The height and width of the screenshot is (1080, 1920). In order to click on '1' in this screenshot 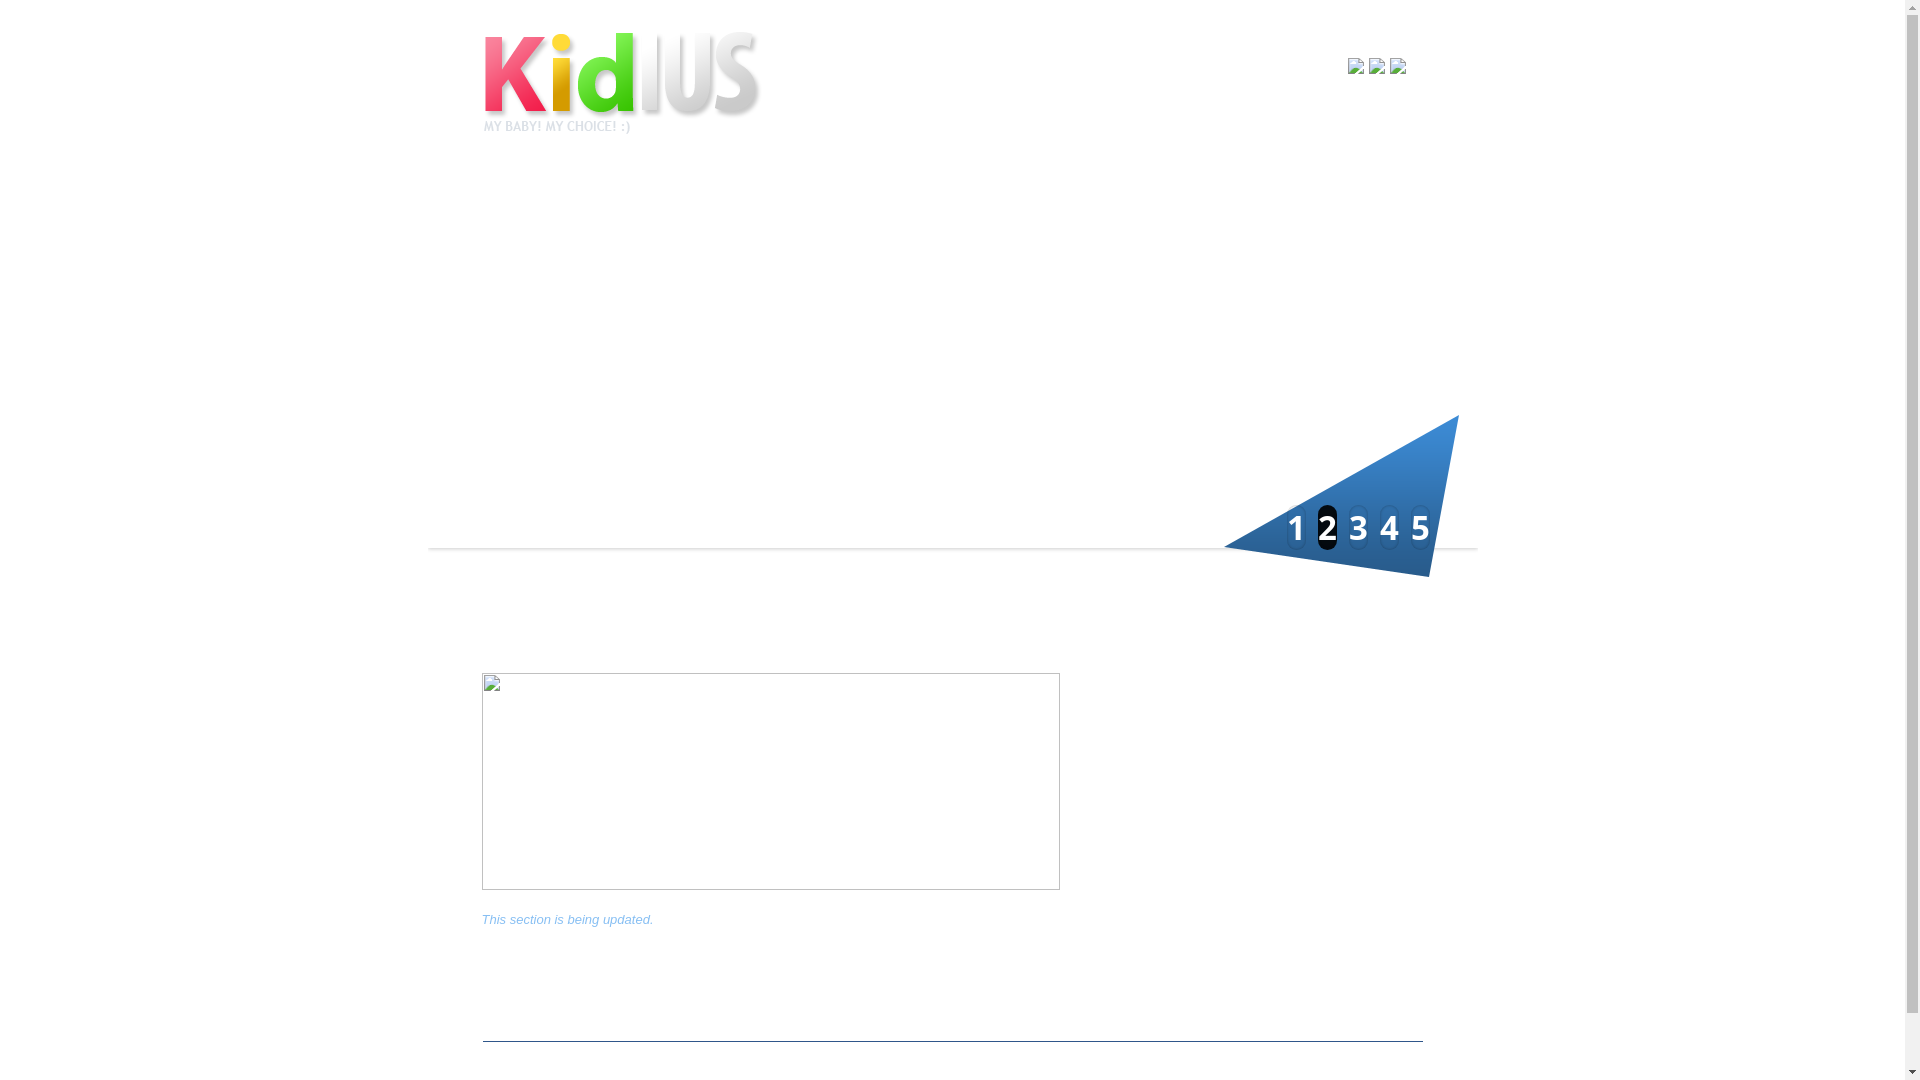, I will do `click(1295, 526)`.